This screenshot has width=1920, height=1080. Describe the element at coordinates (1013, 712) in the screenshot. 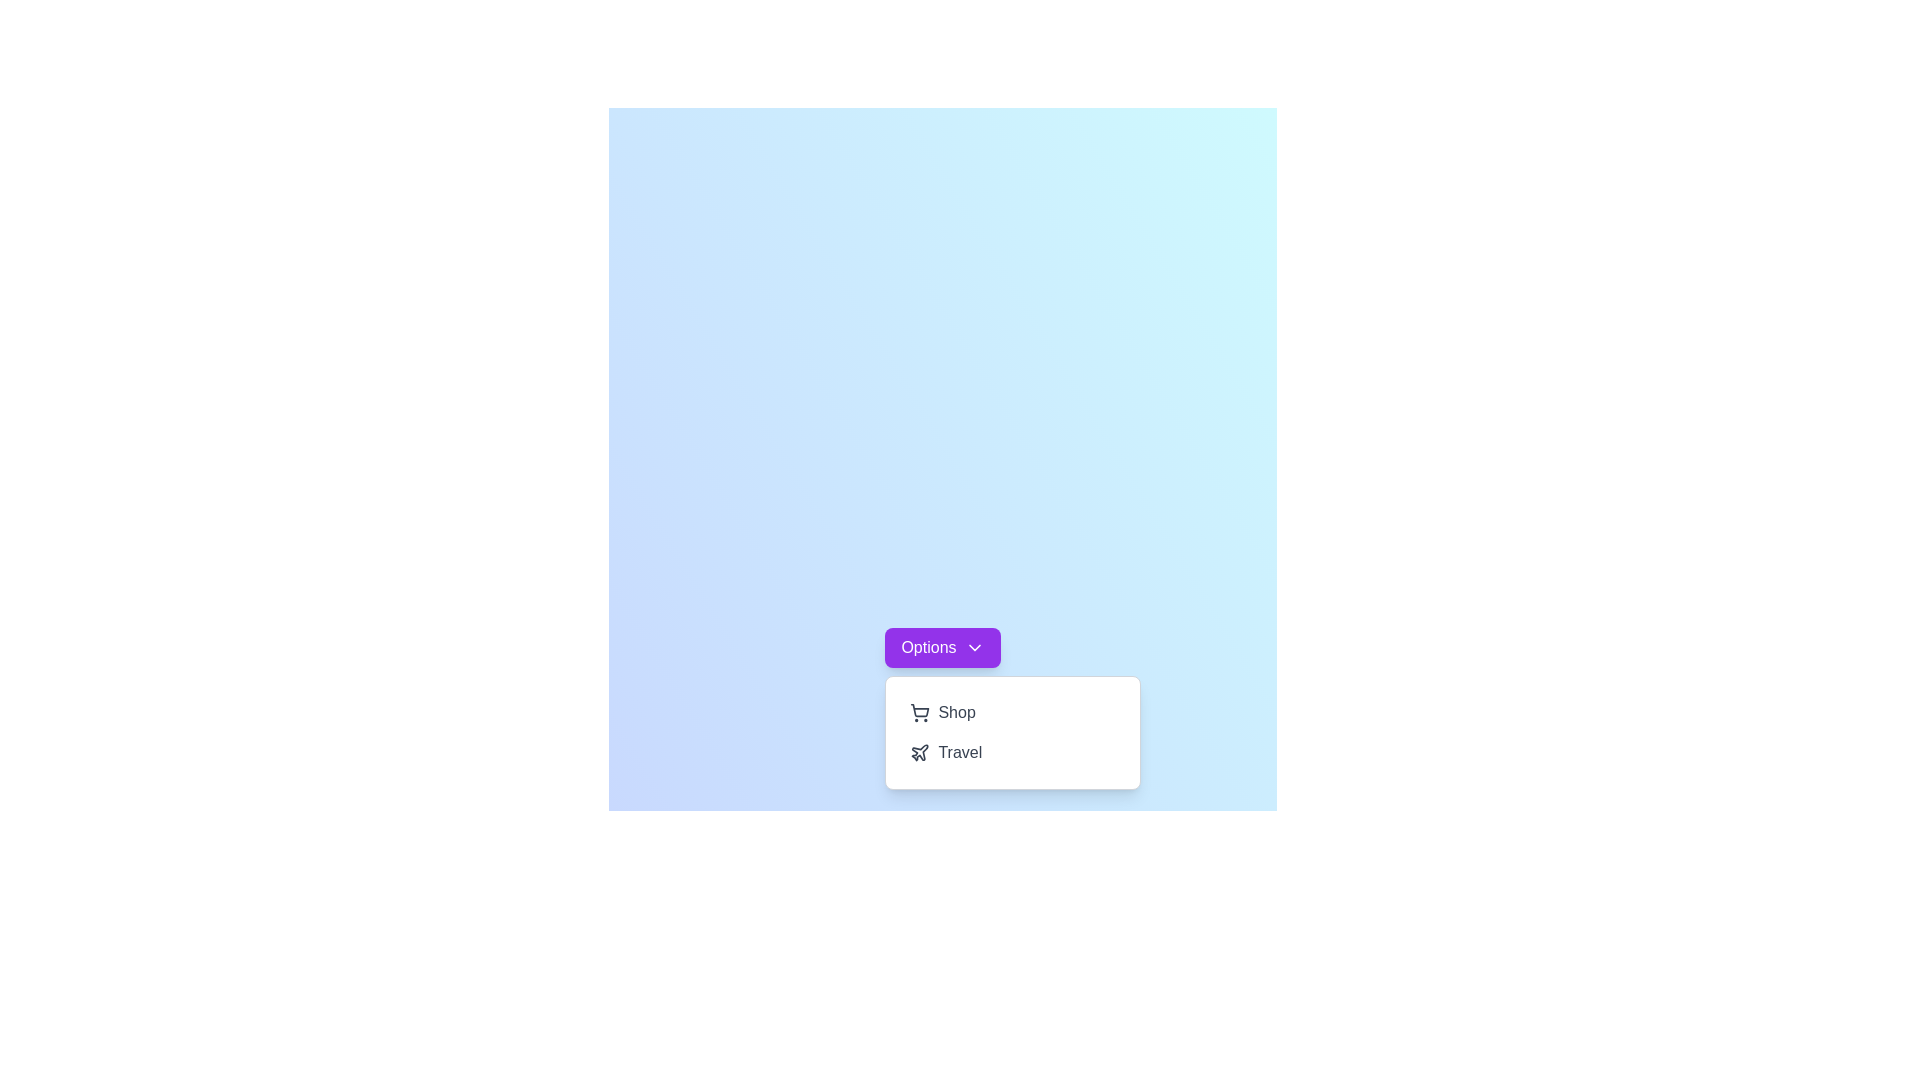

I see `the top button in the vertical list that redirects to the 'Shop' page` at that location.